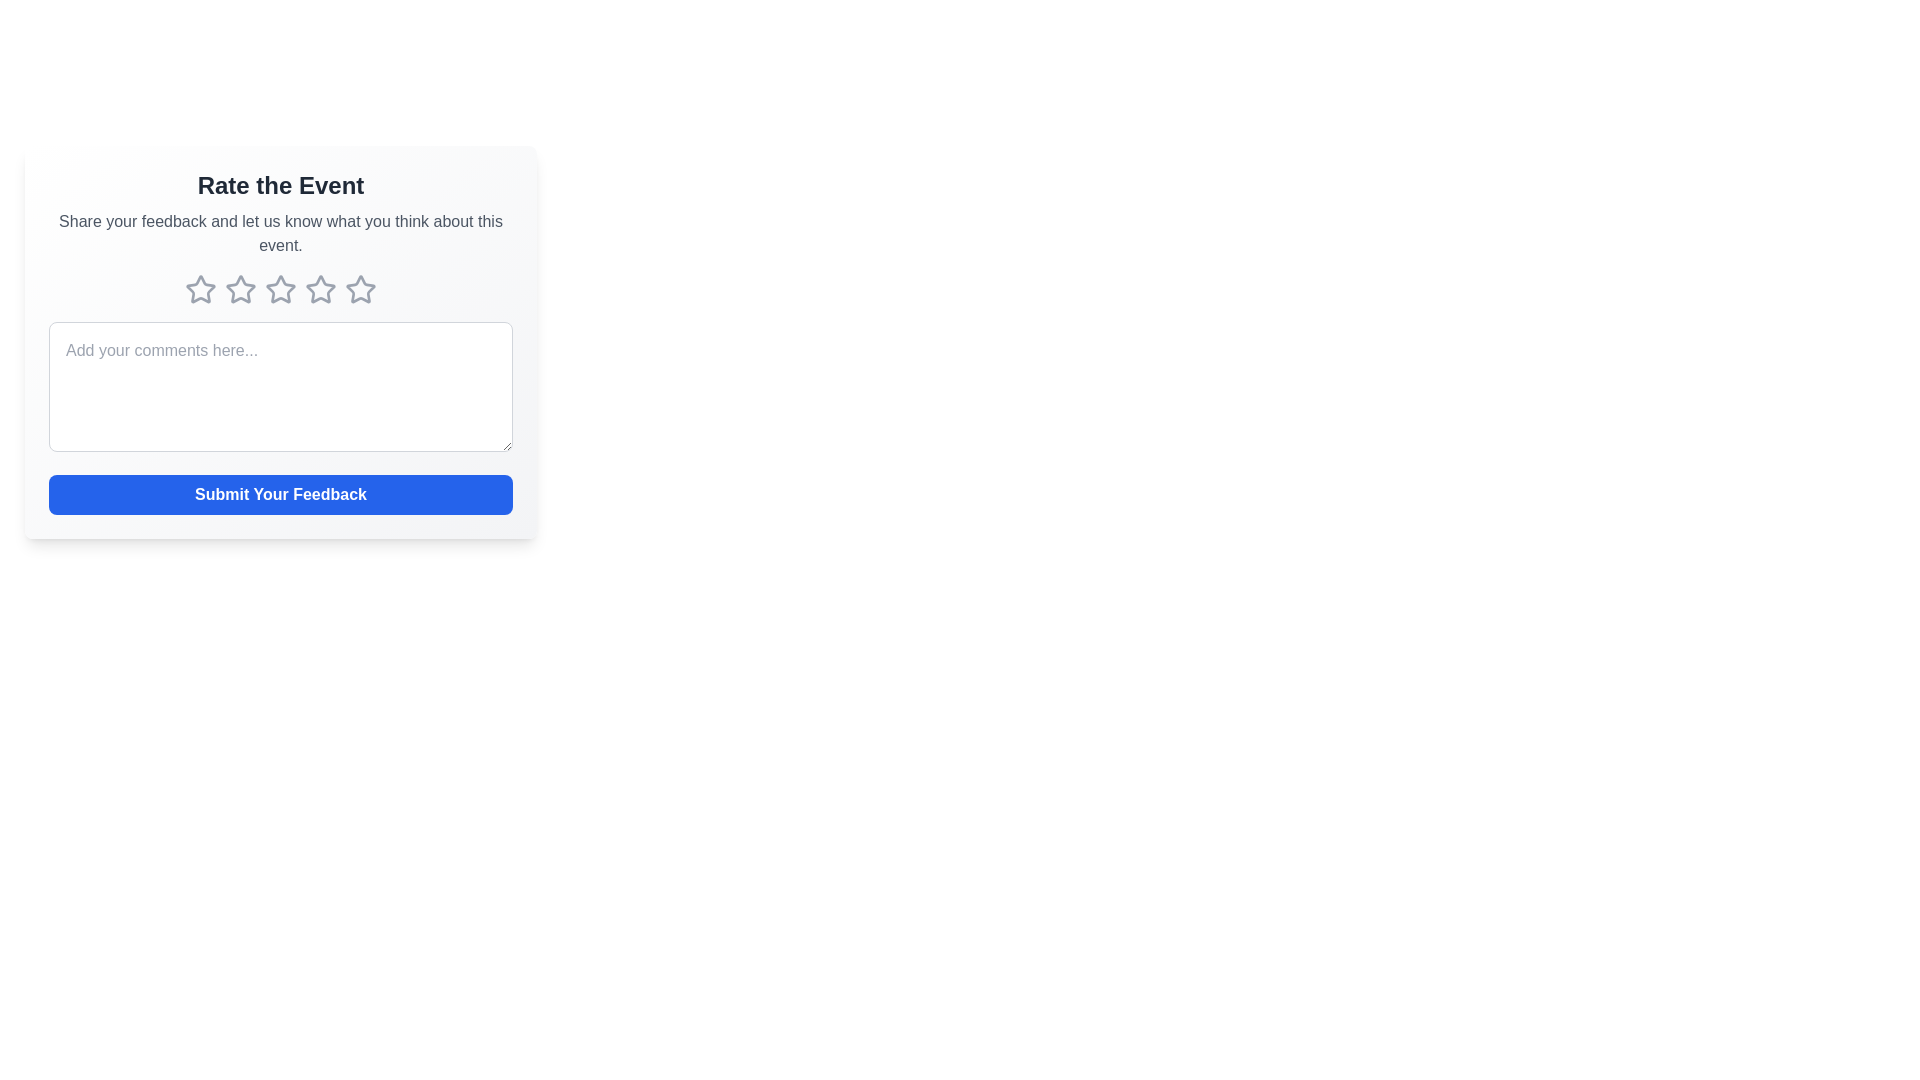 Image resolution: width=1920 pixels, height=1080 pixels. What do you see at coordinates (240, 289) in the screenshot?
I see `the second hollow gray star in the 5-star rating component` at bounding box center [240, 289].